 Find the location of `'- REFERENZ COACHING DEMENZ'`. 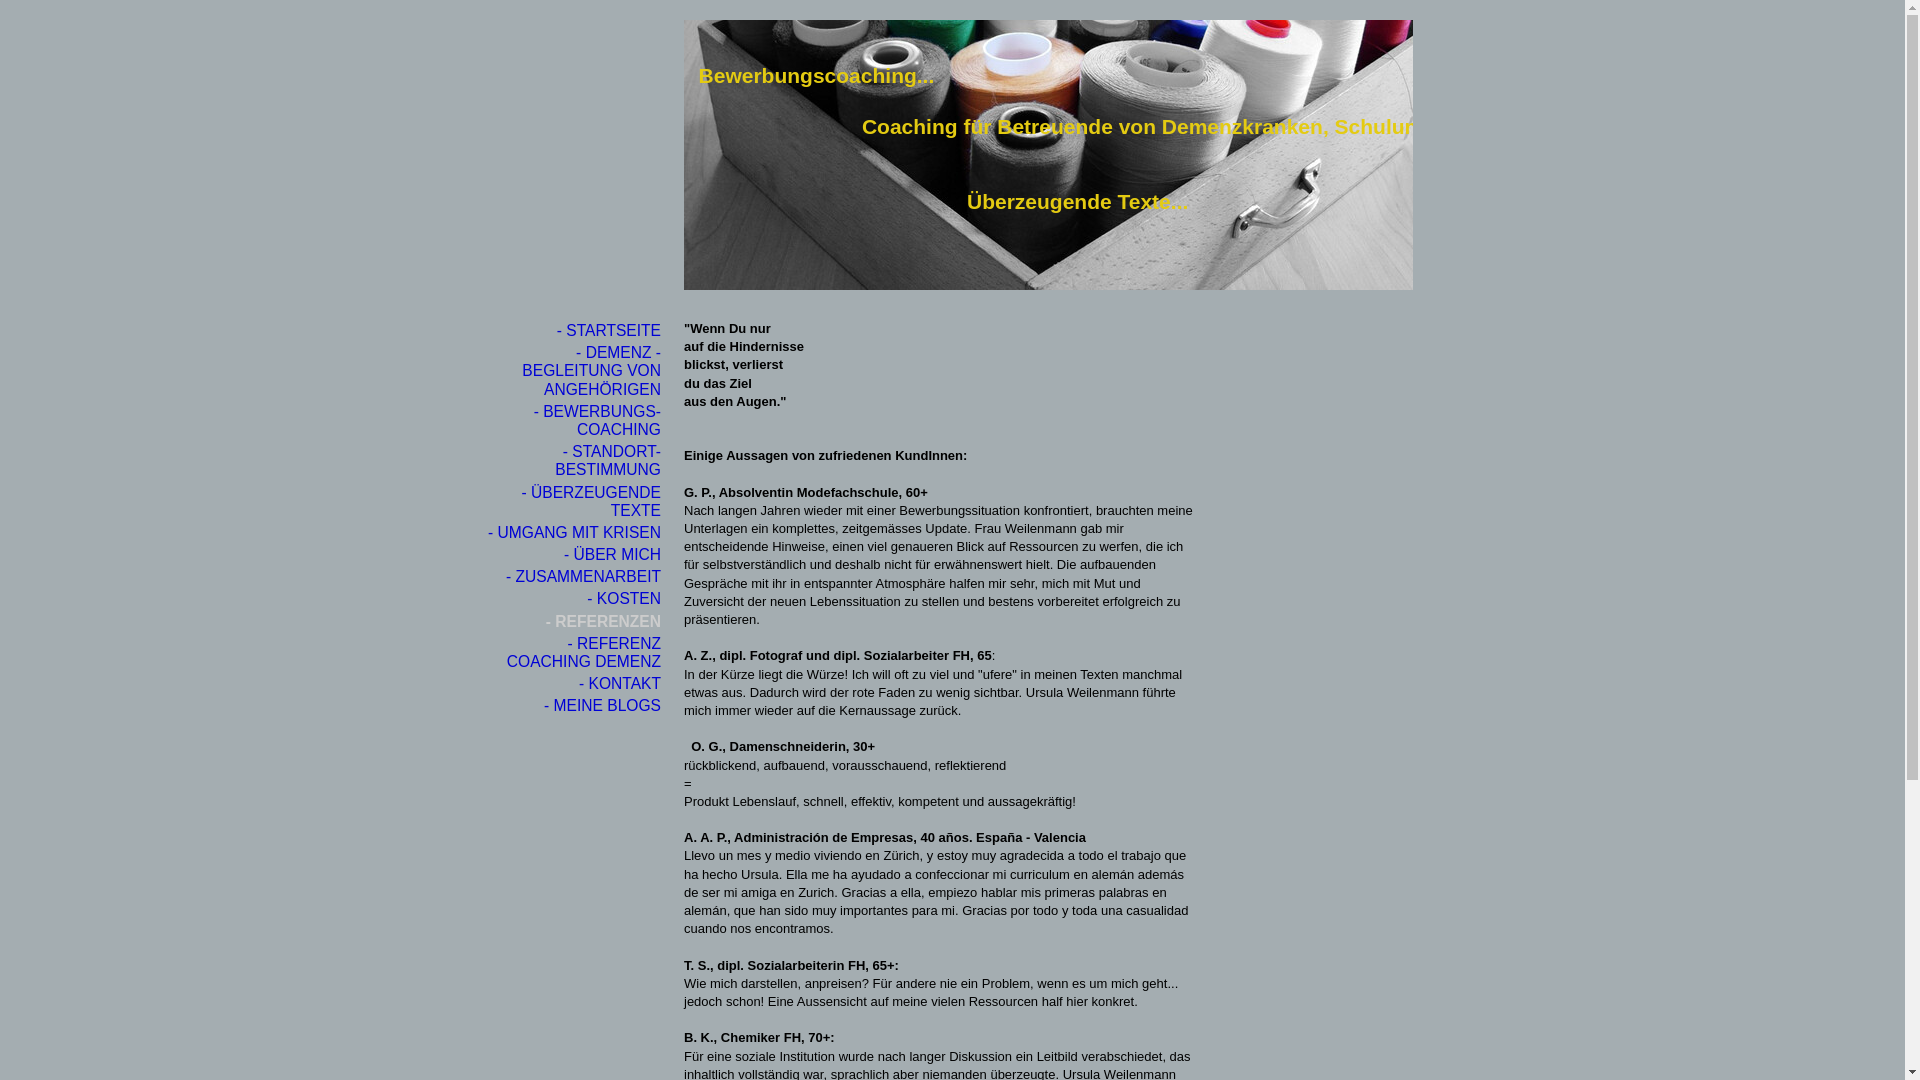

'- REFERENZ COACHING DEMENZ' is located at coordinates (574, 652).